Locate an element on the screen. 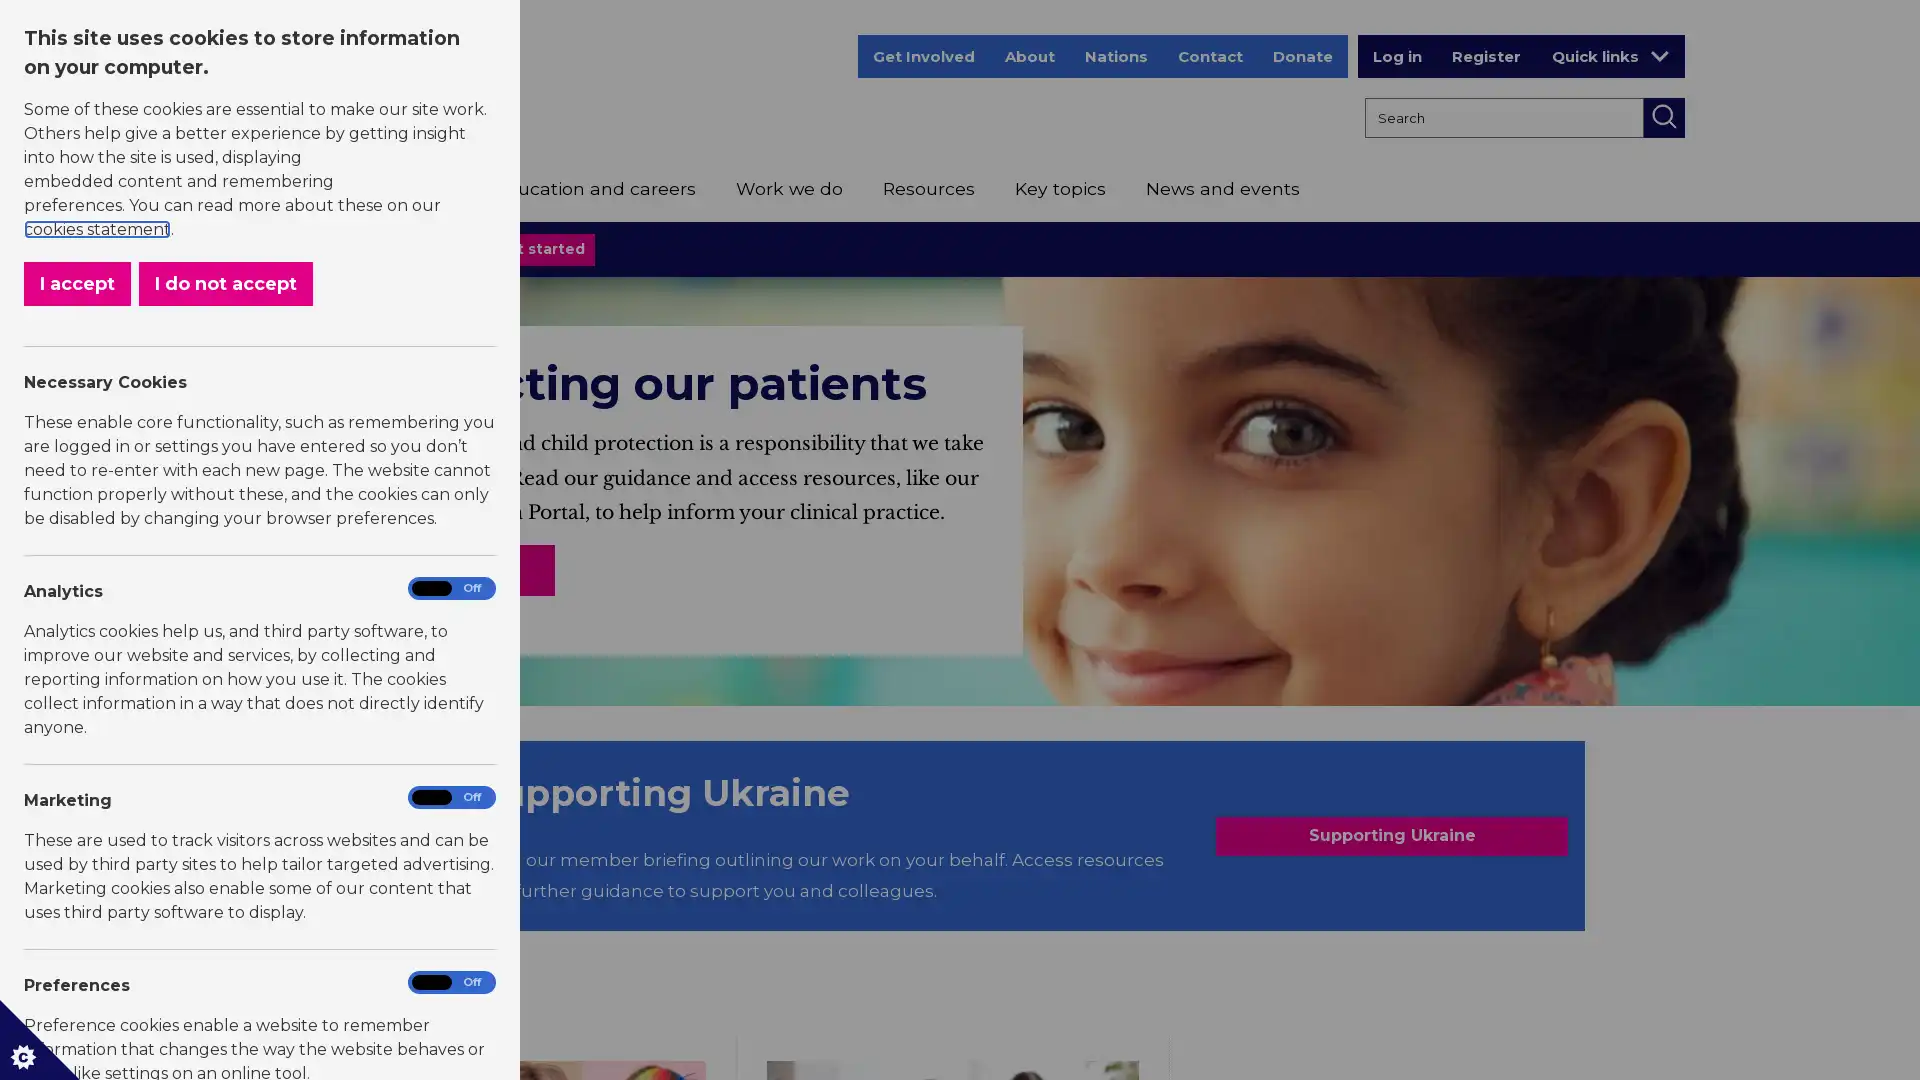 This screenshot has width=1920, height=1080. Search is located at coordinates (1664, 118).